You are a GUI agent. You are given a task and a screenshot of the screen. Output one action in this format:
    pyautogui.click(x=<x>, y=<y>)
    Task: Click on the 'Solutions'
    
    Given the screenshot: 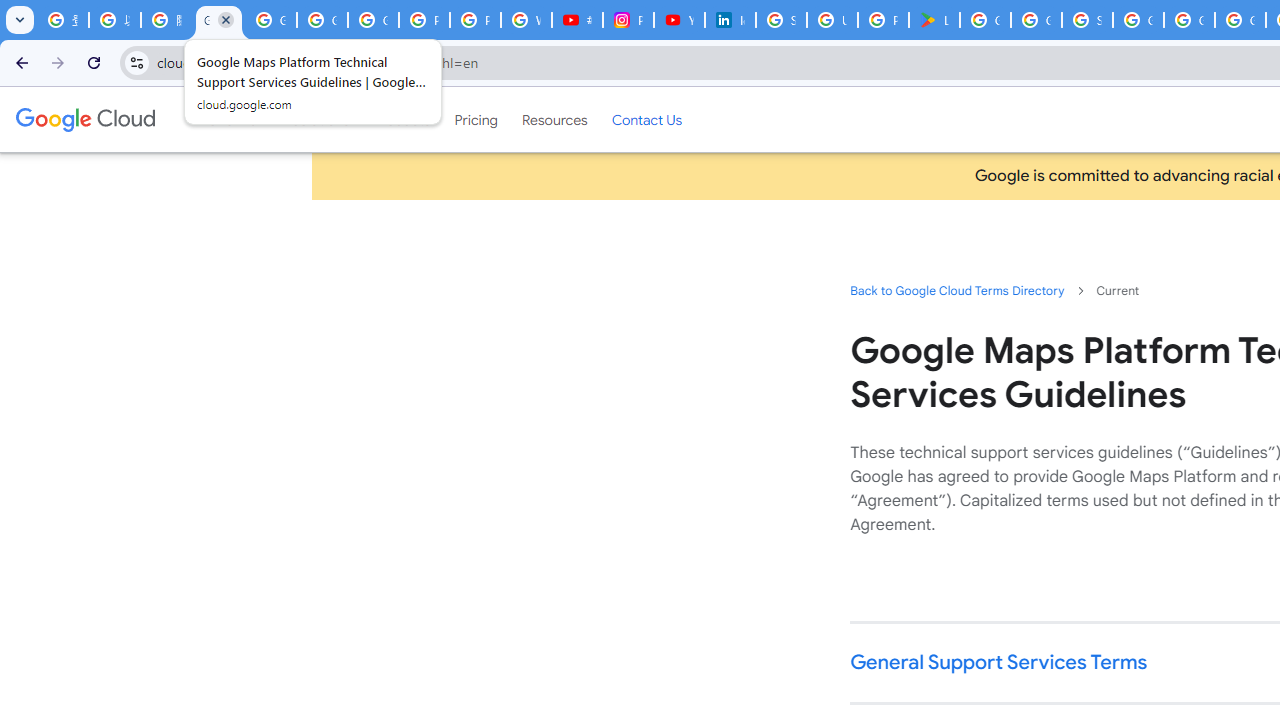 What is the action you would take?
    pyautogui.click(x=320, y=119)
    